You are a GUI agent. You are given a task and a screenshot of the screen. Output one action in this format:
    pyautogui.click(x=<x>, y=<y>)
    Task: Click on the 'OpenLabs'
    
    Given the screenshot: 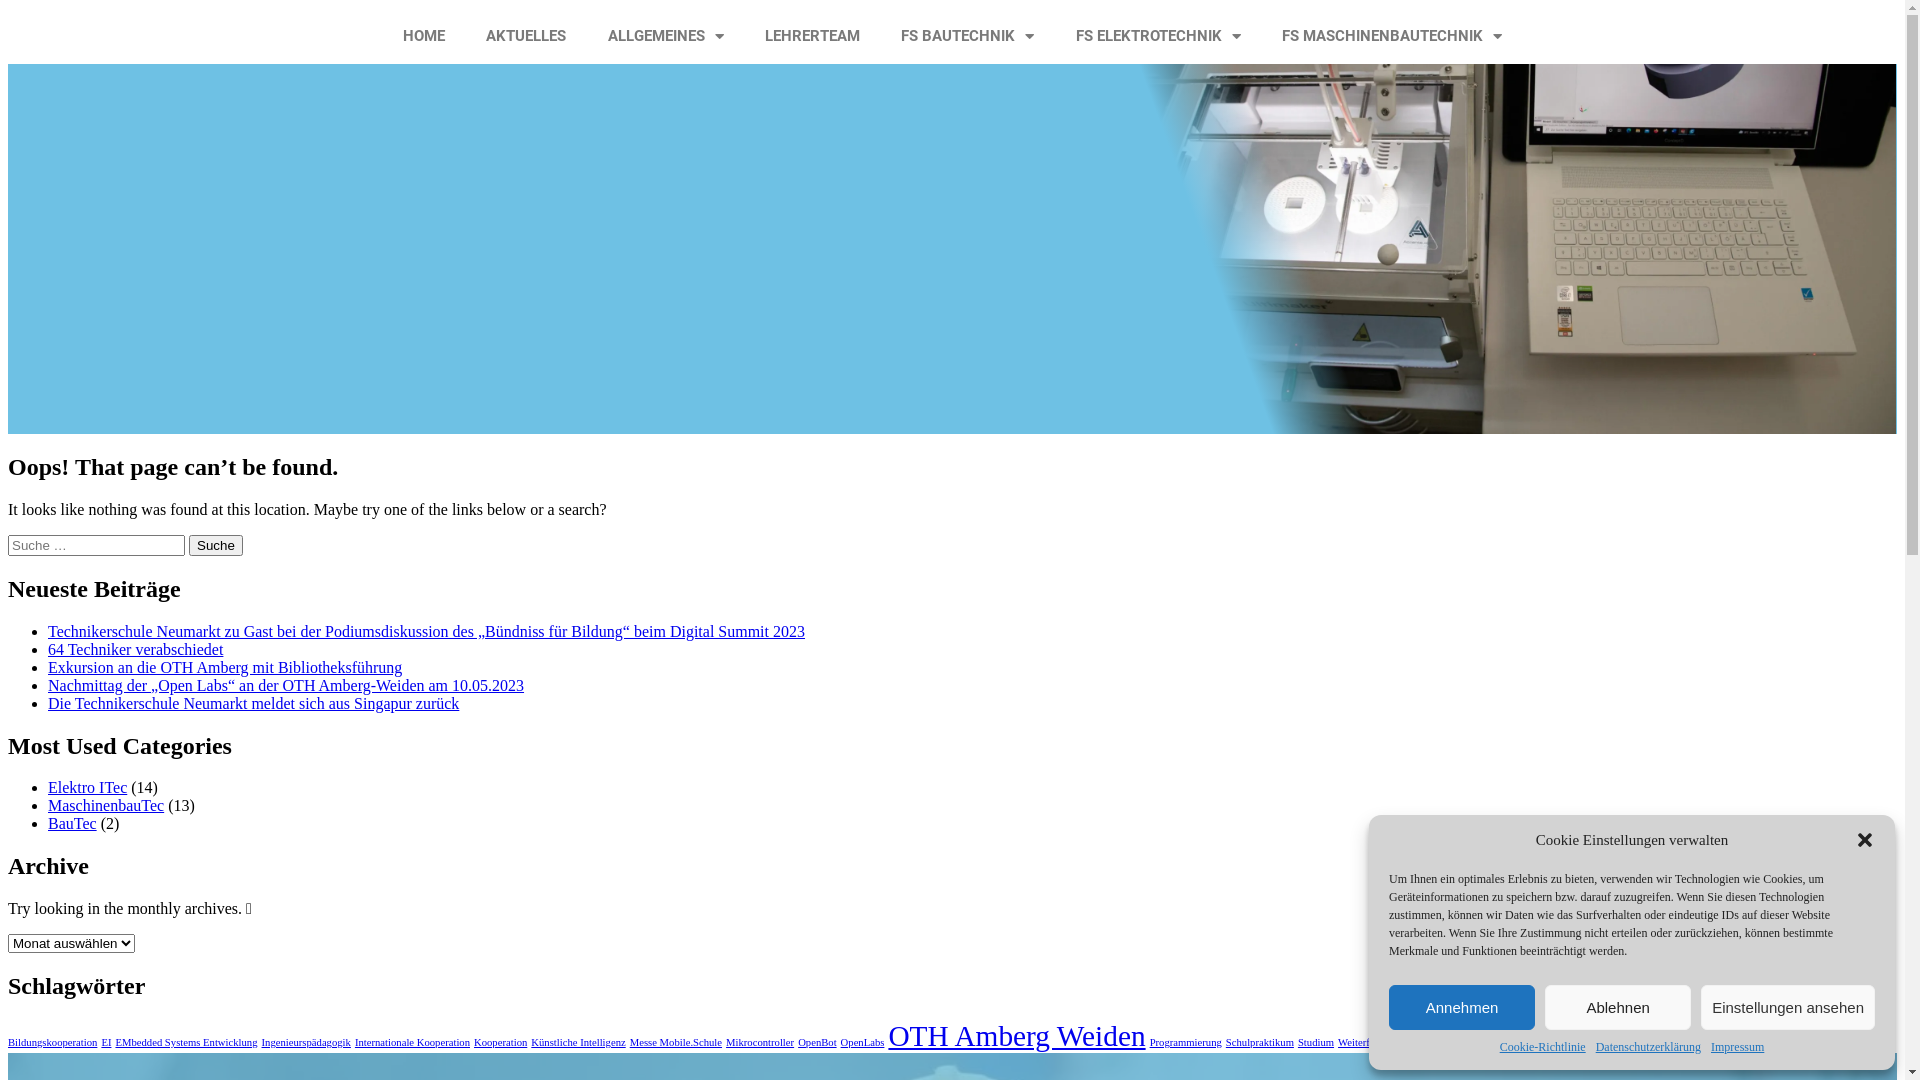 What is the action you would take?
    pyautogui.click(x=863, y=1041)
    